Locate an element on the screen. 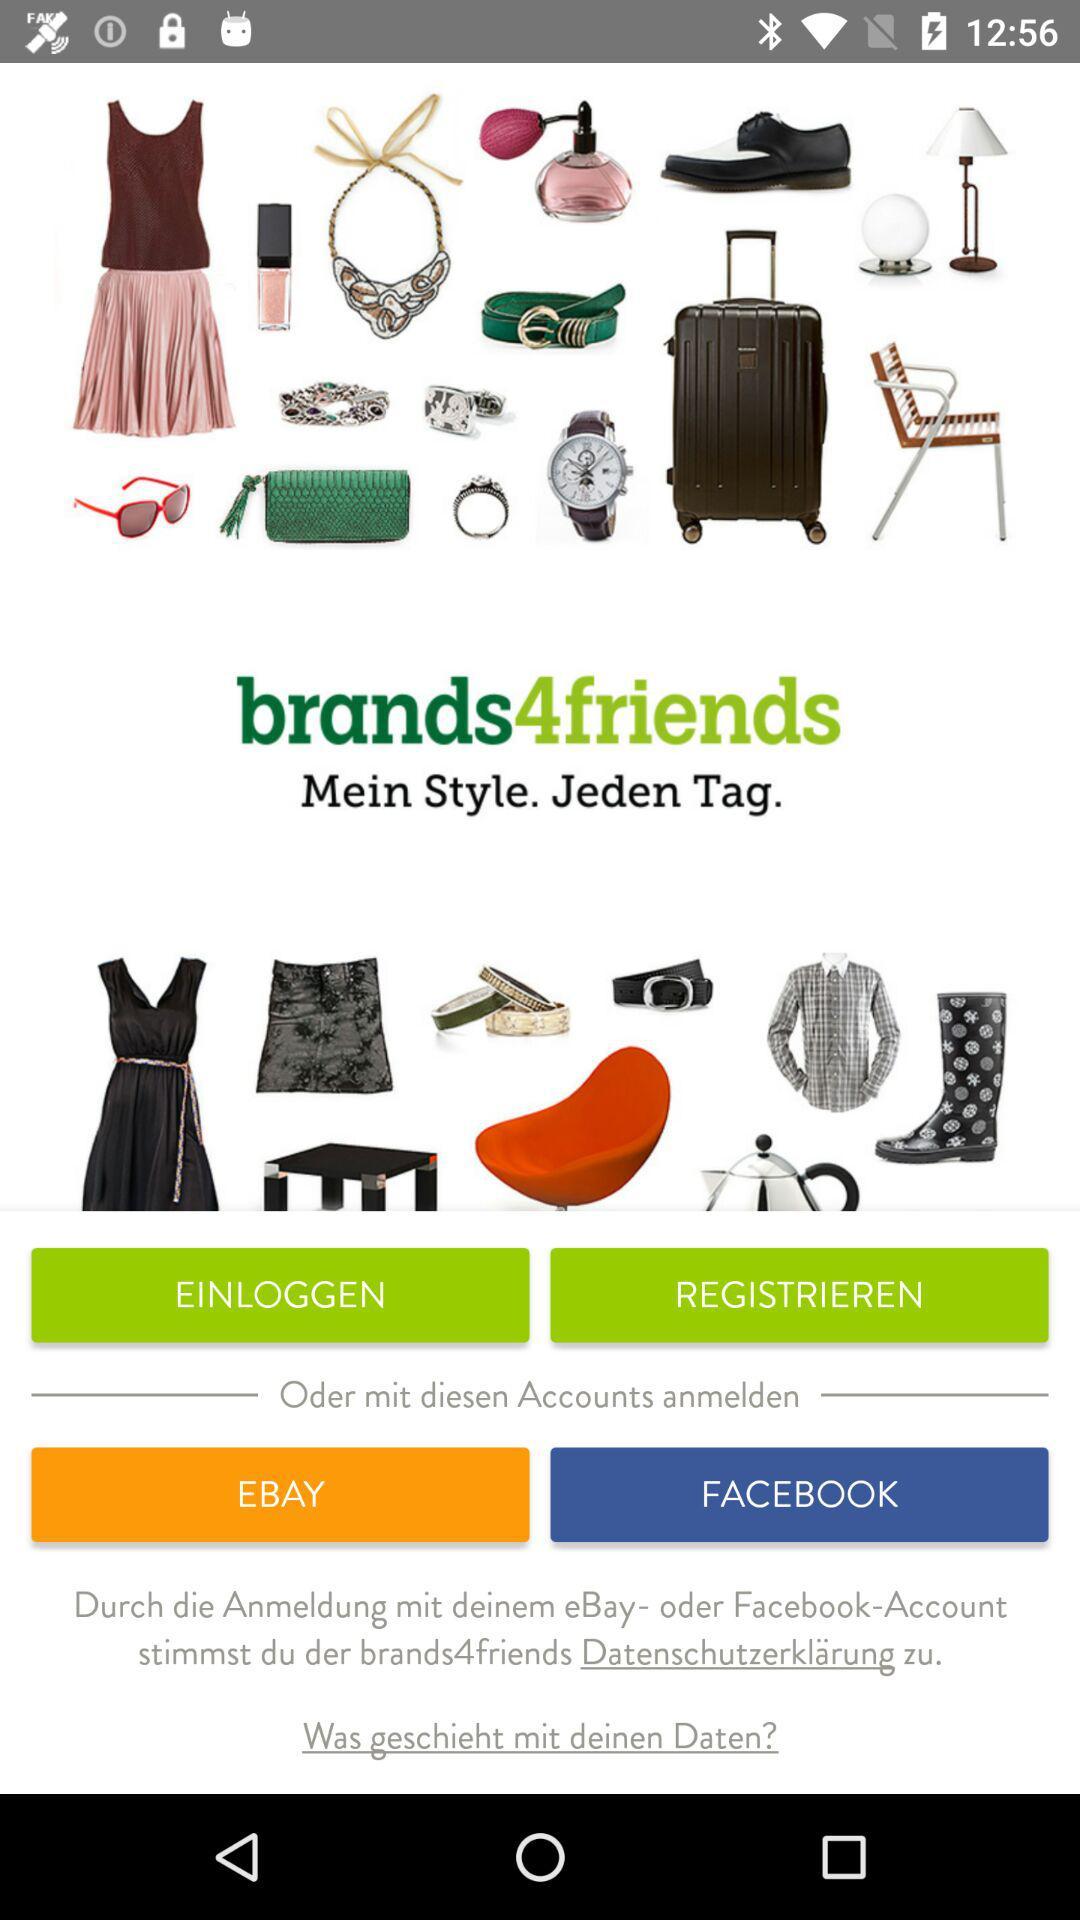 Image resolution: width=1080 pixels, height=1920 pixels. icon to the left of the registrieren is located at coordinates (280, 1295).